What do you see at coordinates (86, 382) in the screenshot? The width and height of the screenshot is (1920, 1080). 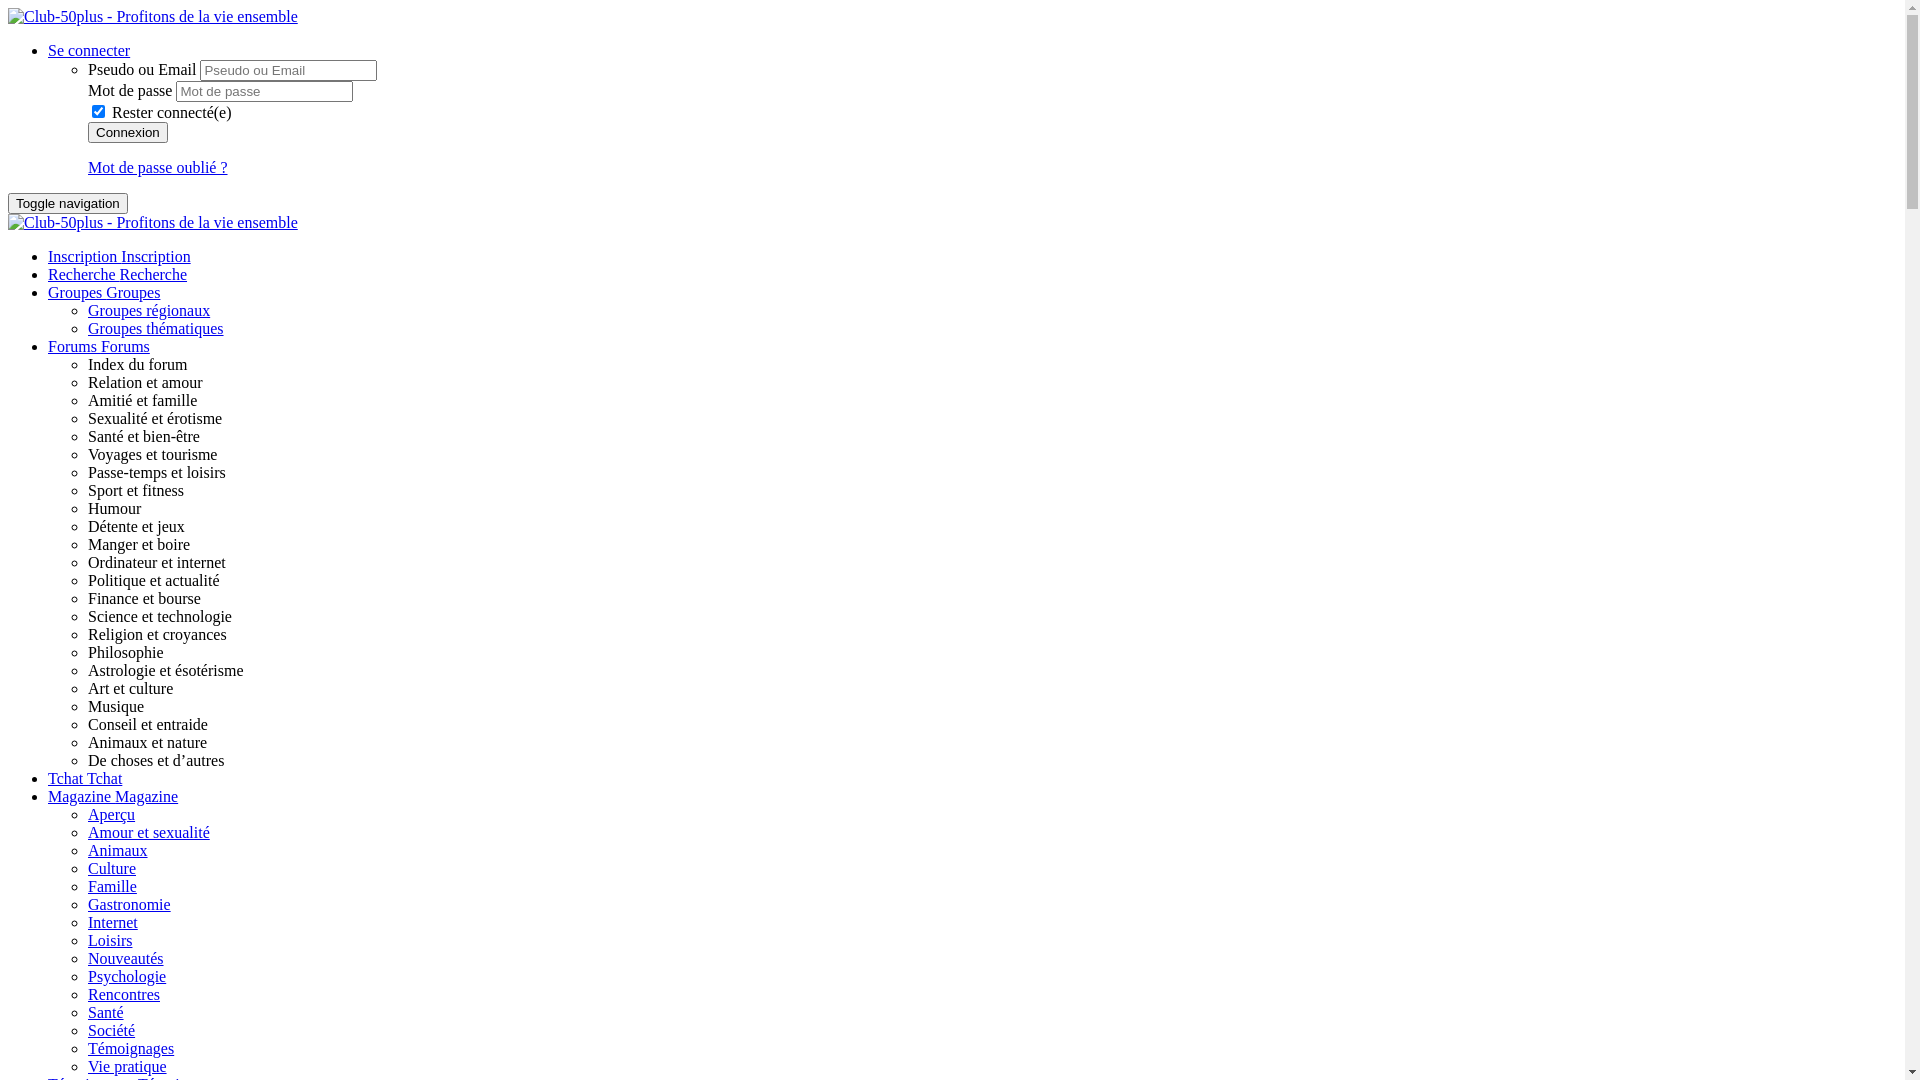 I see `'Relation et amour'` at bounding box center [86, 382].